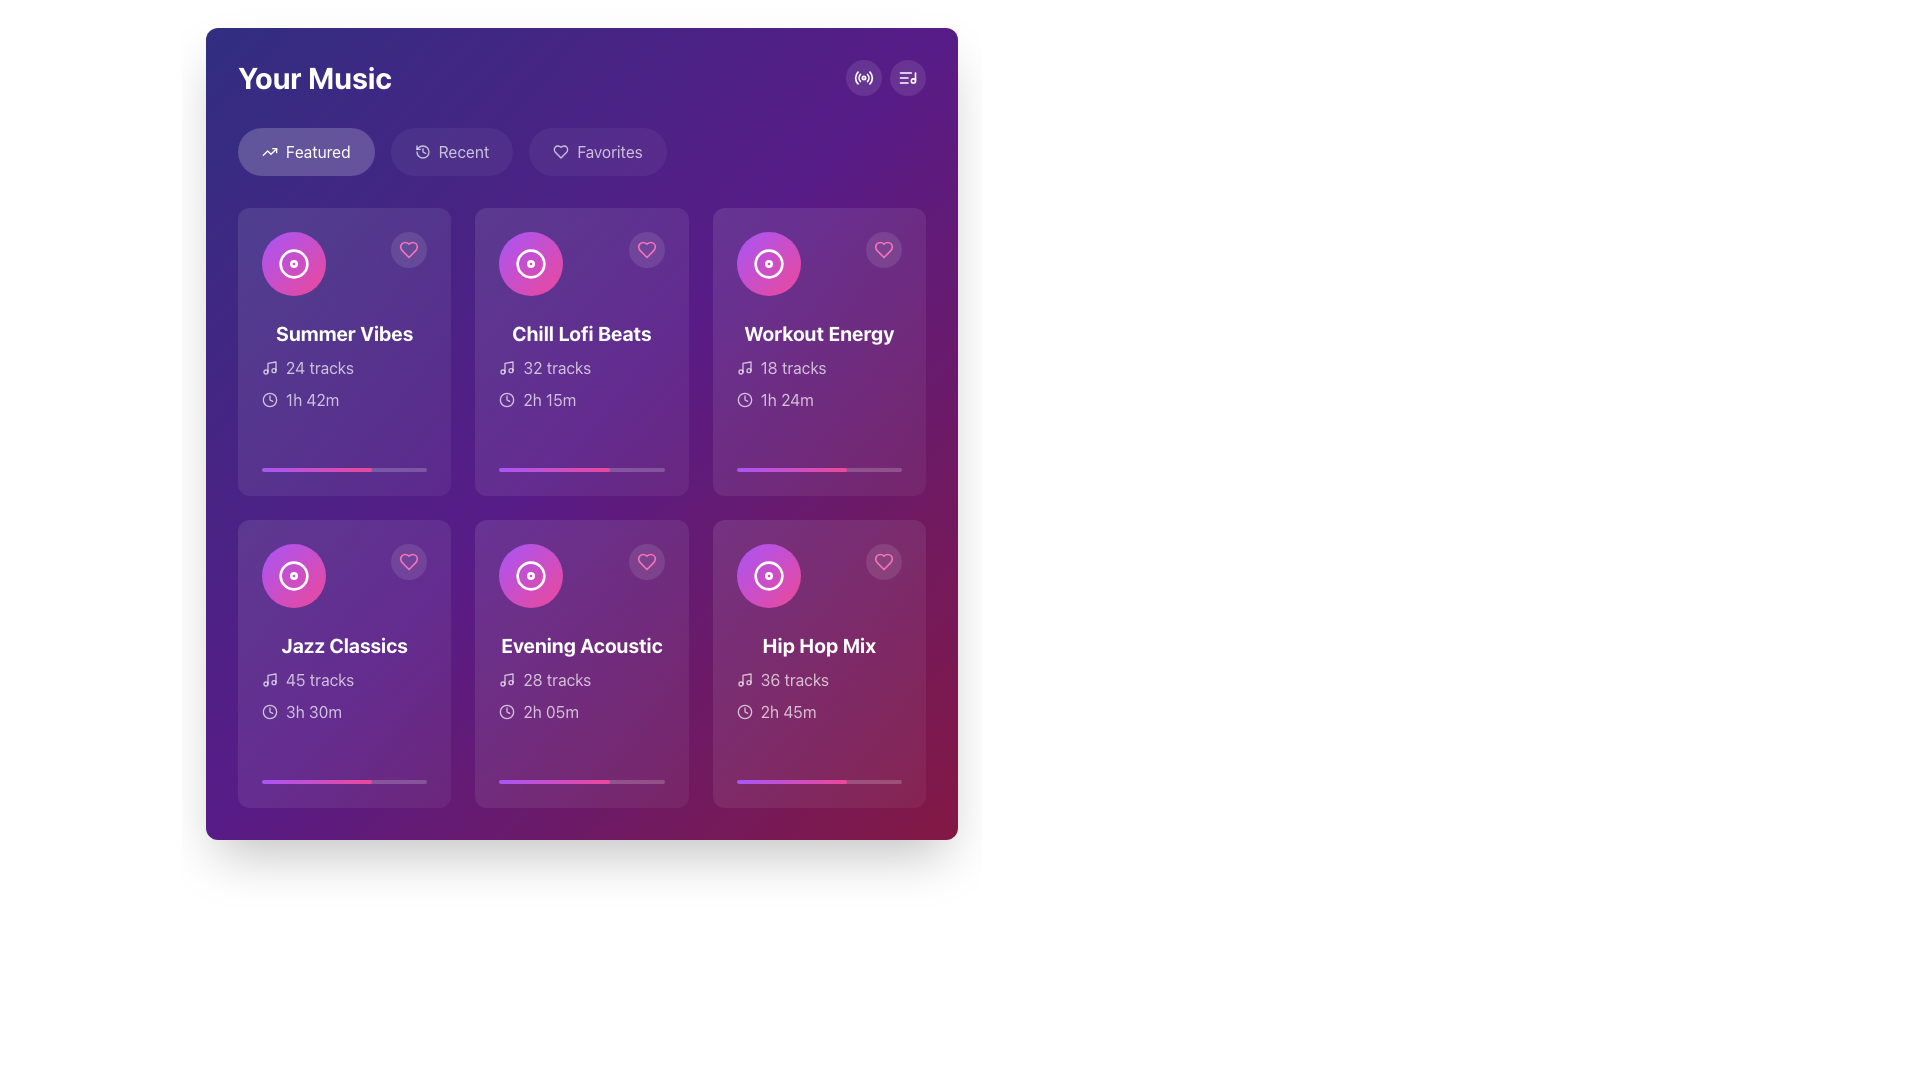  Describe the element at coordinates (408, 249) in the screenshot. I see `the heart-shaped icon button with a pink outline located at the top-right corner of the 'Summer Vibes' card` at that location.